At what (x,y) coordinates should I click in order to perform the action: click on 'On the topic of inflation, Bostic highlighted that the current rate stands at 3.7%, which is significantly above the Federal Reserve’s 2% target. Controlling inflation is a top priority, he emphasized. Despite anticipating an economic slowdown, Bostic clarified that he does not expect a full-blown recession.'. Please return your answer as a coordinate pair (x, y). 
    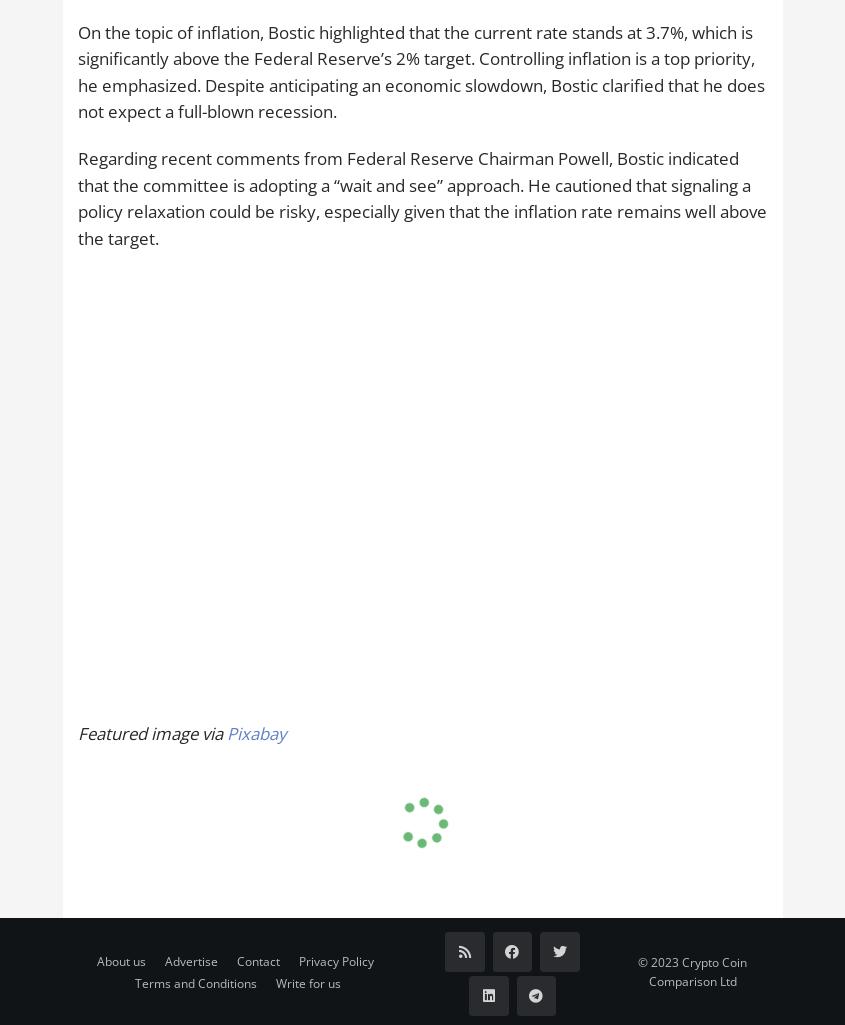
    Looking at the image, I should click on (419, 70).